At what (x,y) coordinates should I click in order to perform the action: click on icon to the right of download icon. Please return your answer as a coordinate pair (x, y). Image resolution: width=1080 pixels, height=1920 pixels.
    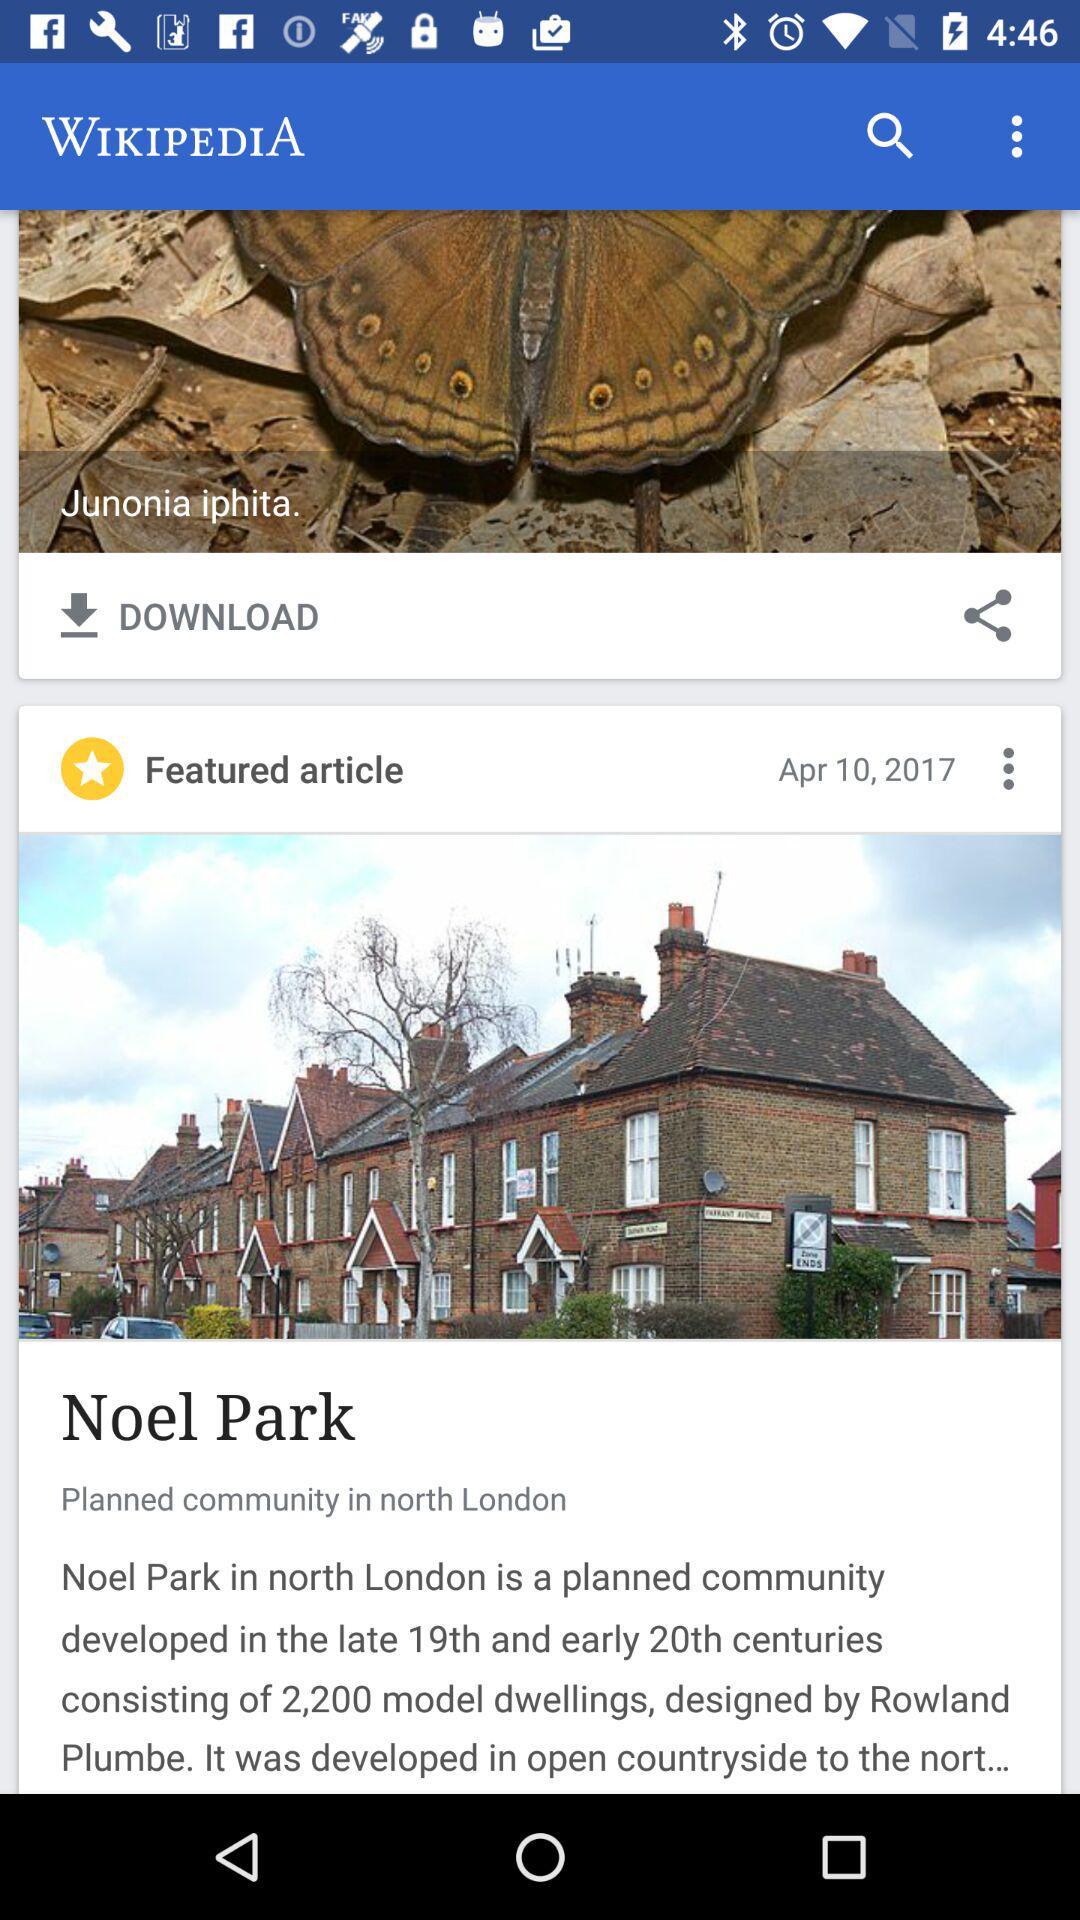
    Looking at the image, I should click on (986, 614).